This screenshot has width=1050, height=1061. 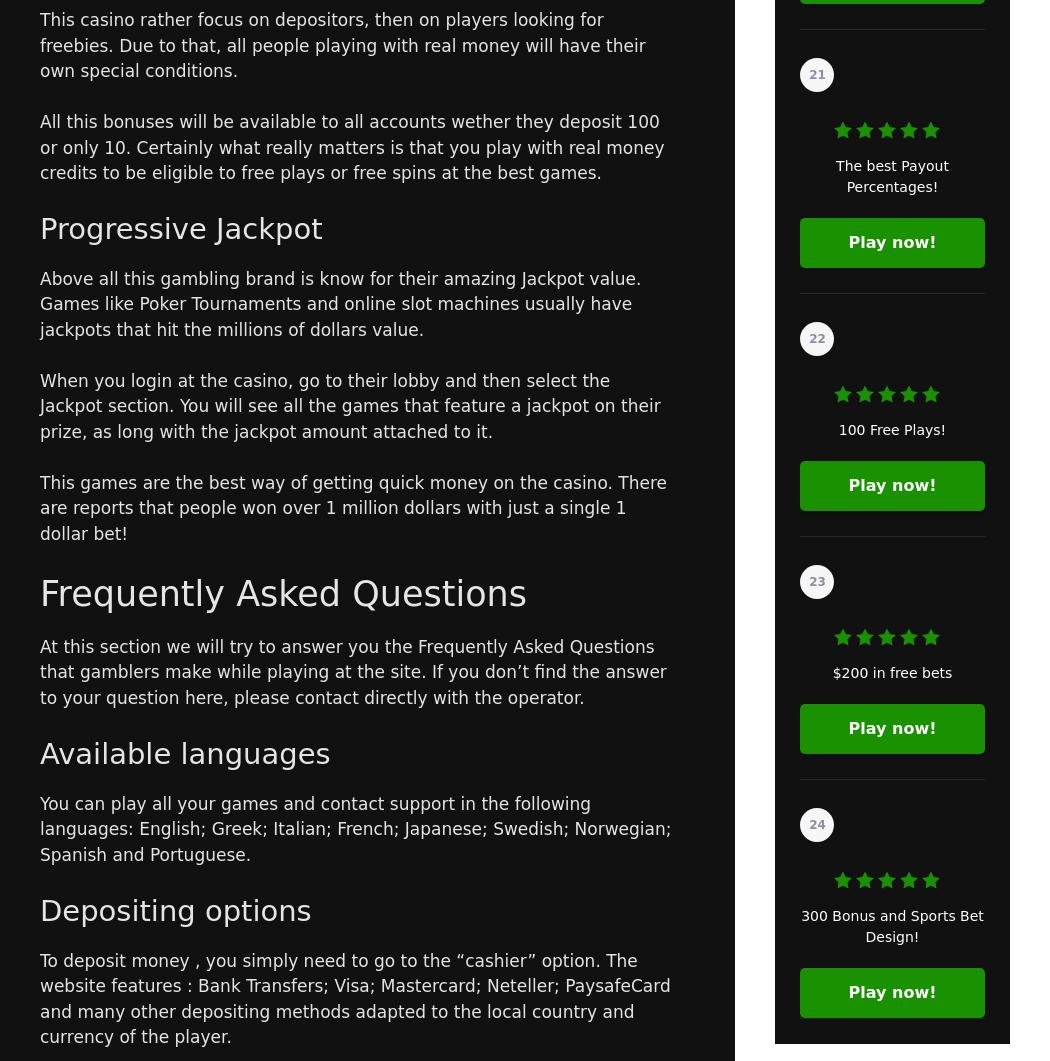 What do you see at coordinates (282, 591) in the screenshot?
I see `'Frequently Asked Questions'` at bounding box center [282, 591].